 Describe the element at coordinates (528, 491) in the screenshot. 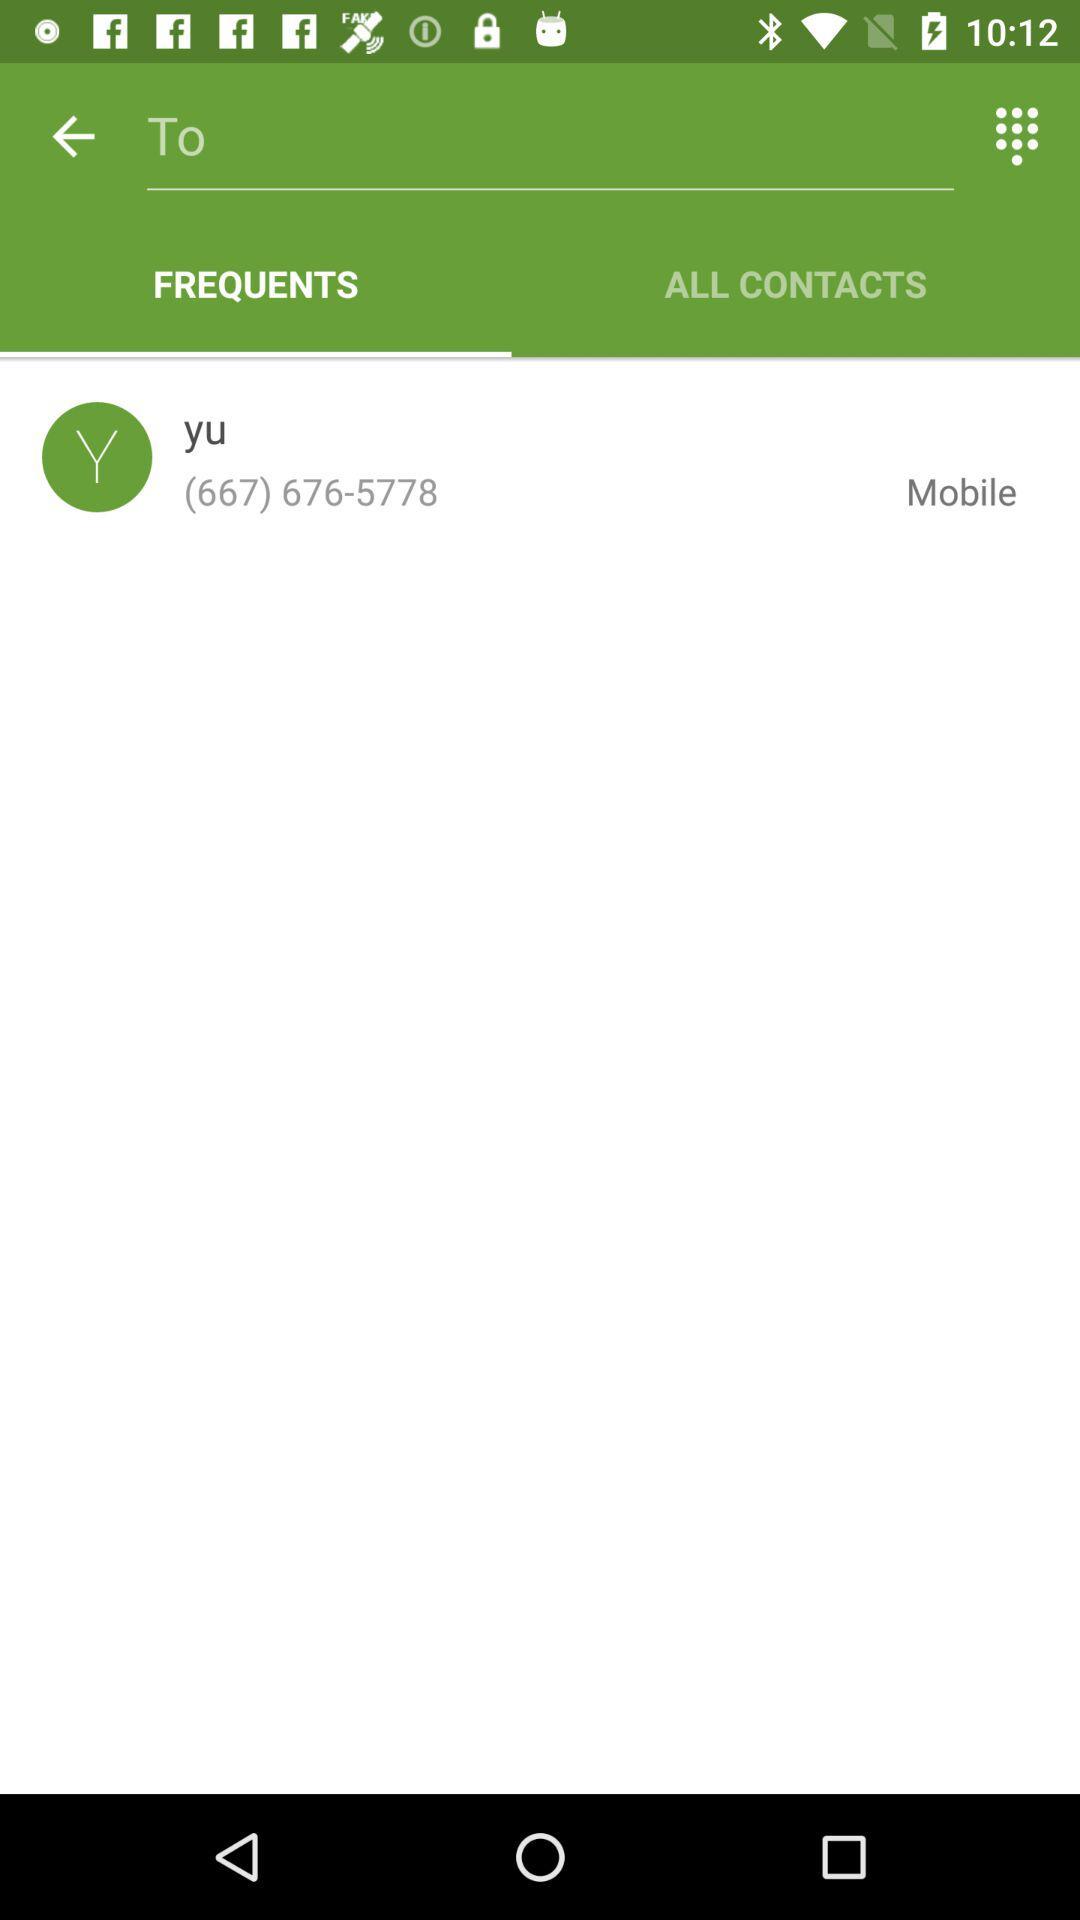

I see `icon next to mobile` at that location.